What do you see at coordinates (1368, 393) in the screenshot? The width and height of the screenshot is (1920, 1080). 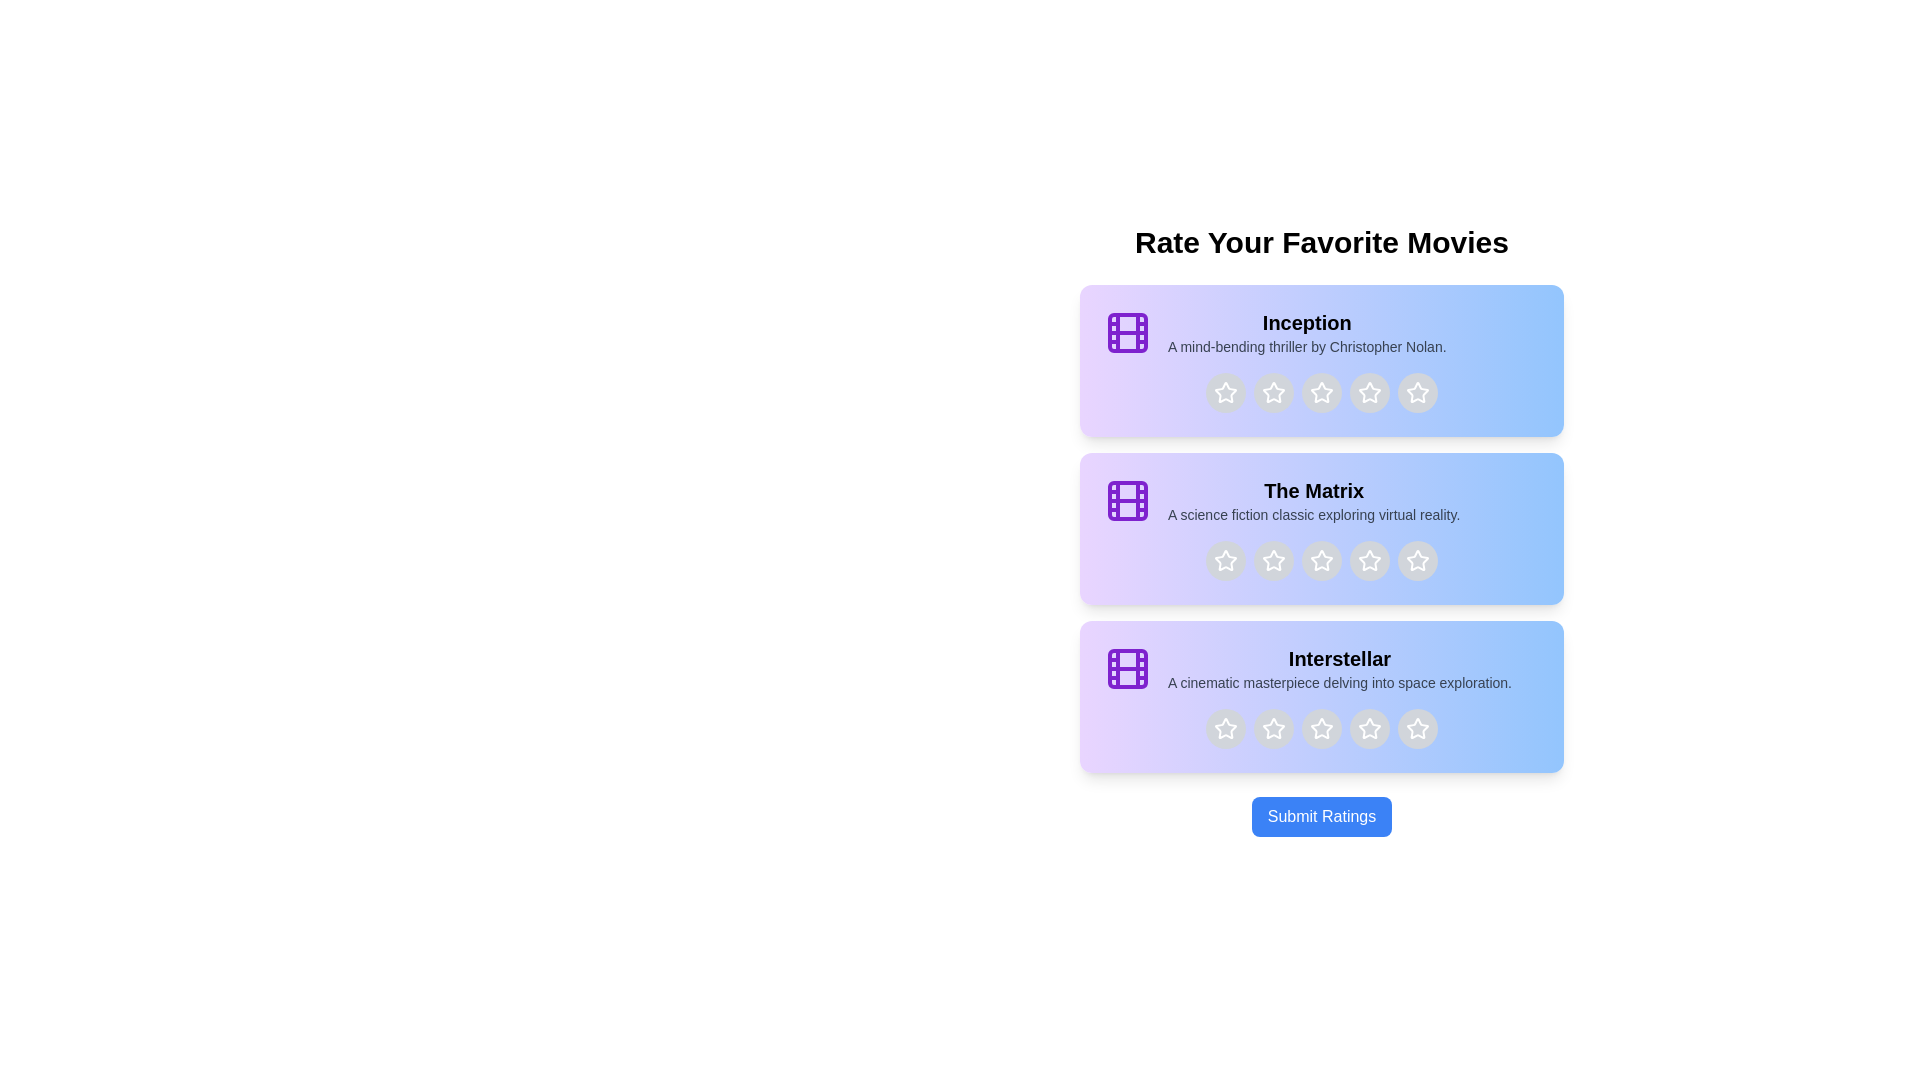 I see `the star corresponding to 4 stars for the movie titled Inception` at bounding box center [1368, 393].